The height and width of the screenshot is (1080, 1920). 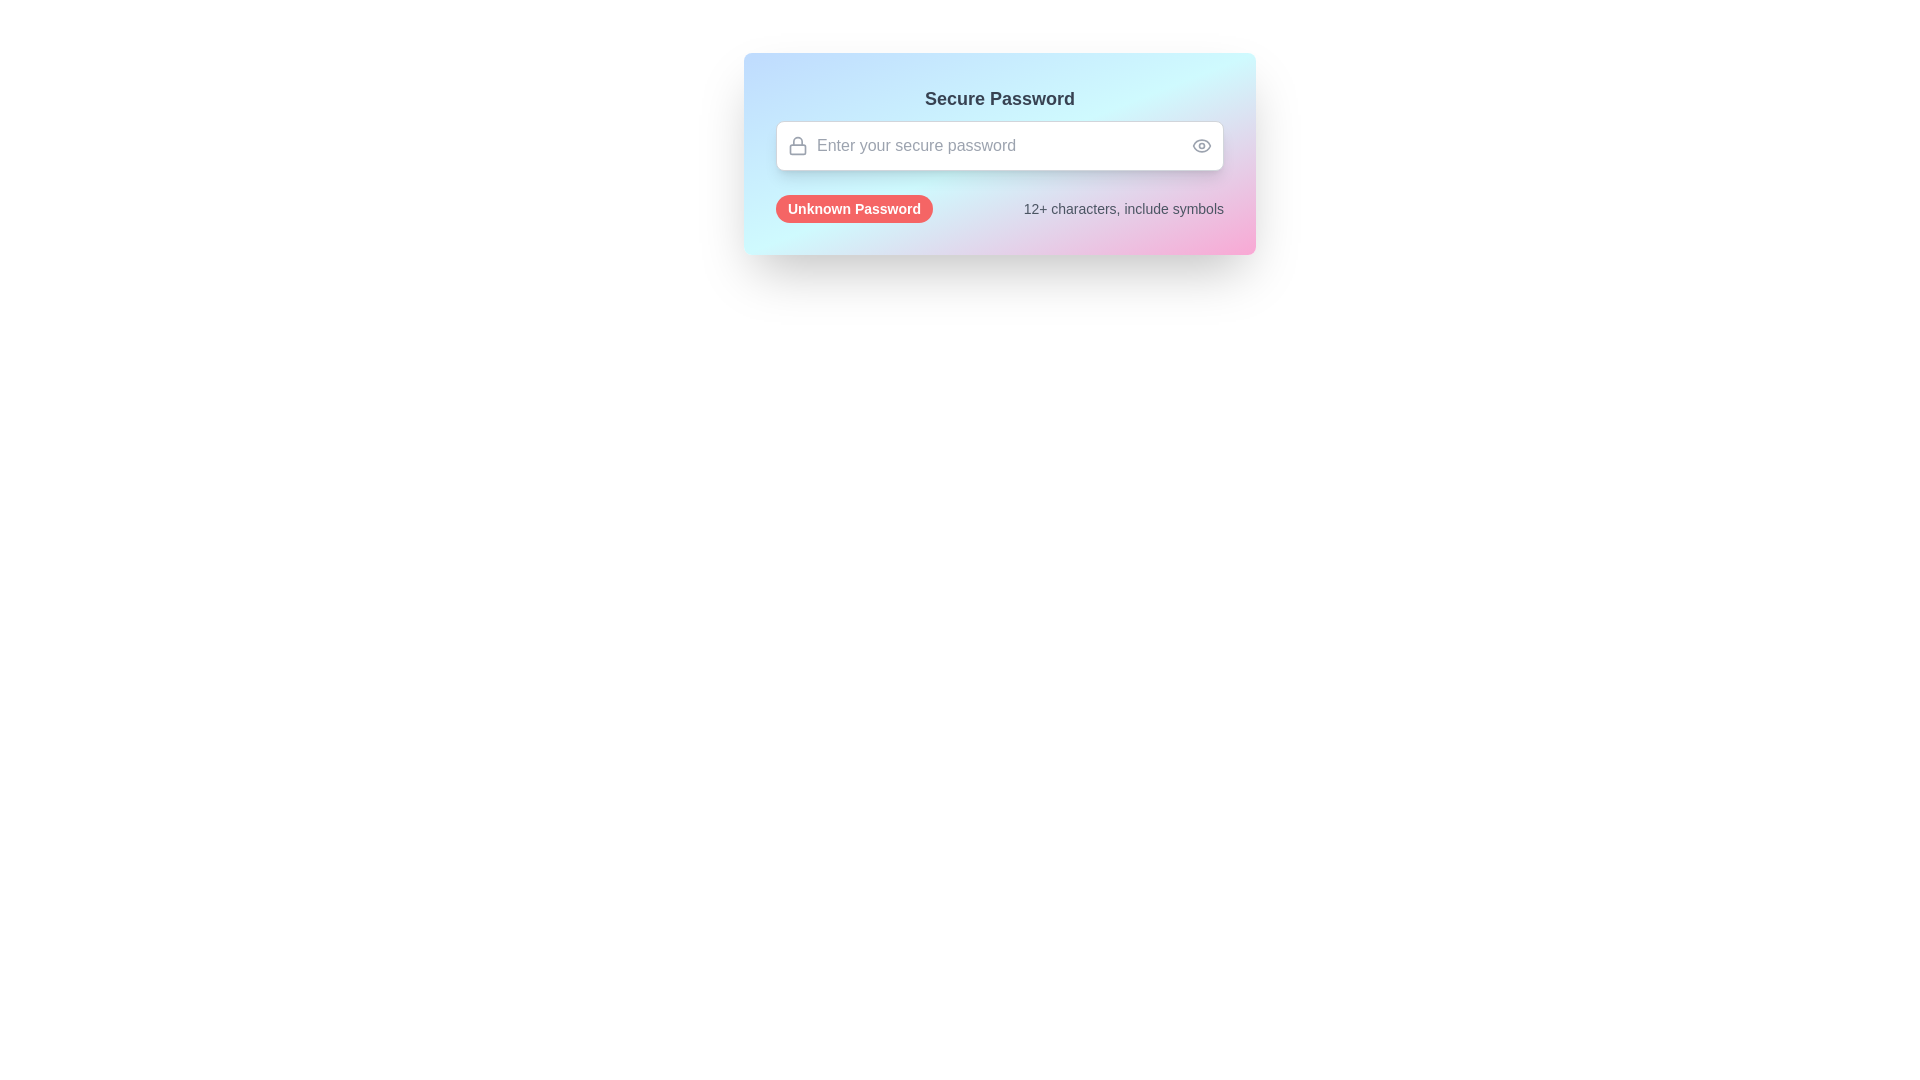 I want to click on the body of the lock icon, which symbolizes security and is located next to the input field labeled 'Enter your secure password', so click(x=796, y=148).